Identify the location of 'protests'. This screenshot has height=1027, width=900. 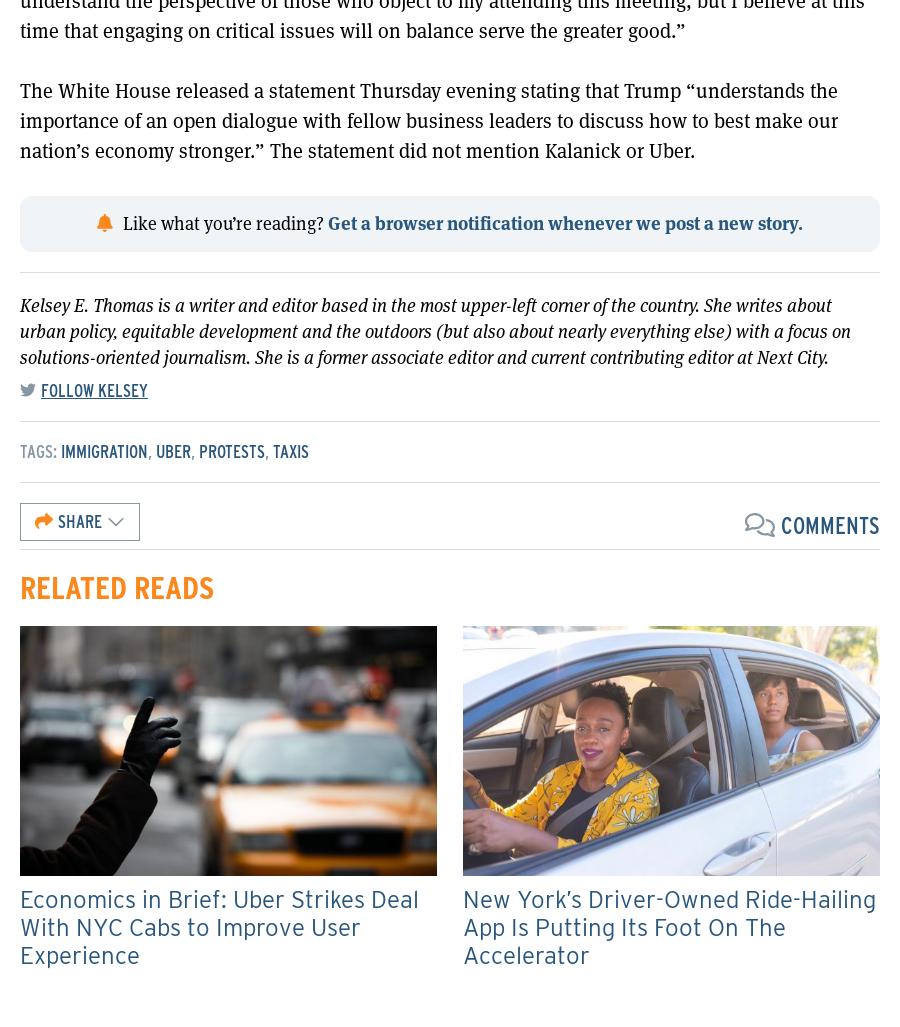
(231, 450).